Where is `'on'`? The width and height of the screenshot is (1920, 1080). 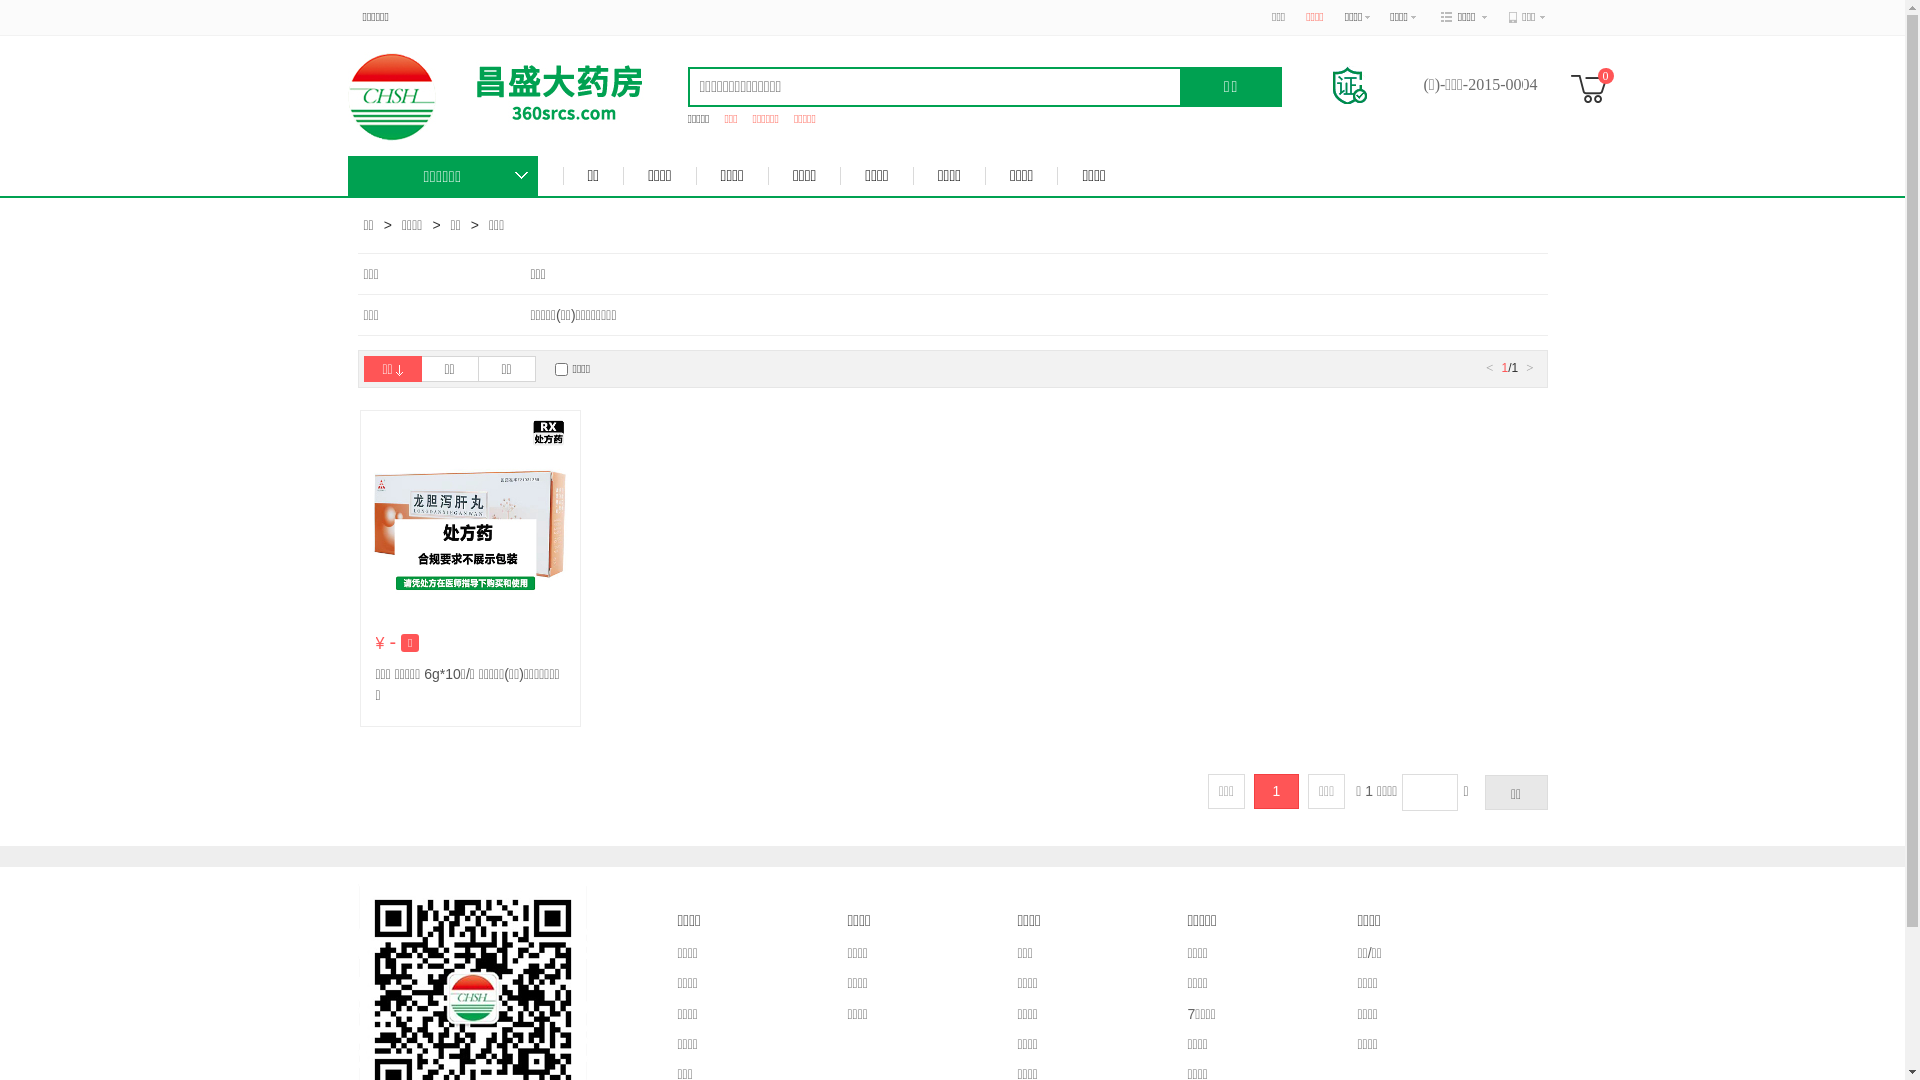
'on' is located at coordinates (560, 369).